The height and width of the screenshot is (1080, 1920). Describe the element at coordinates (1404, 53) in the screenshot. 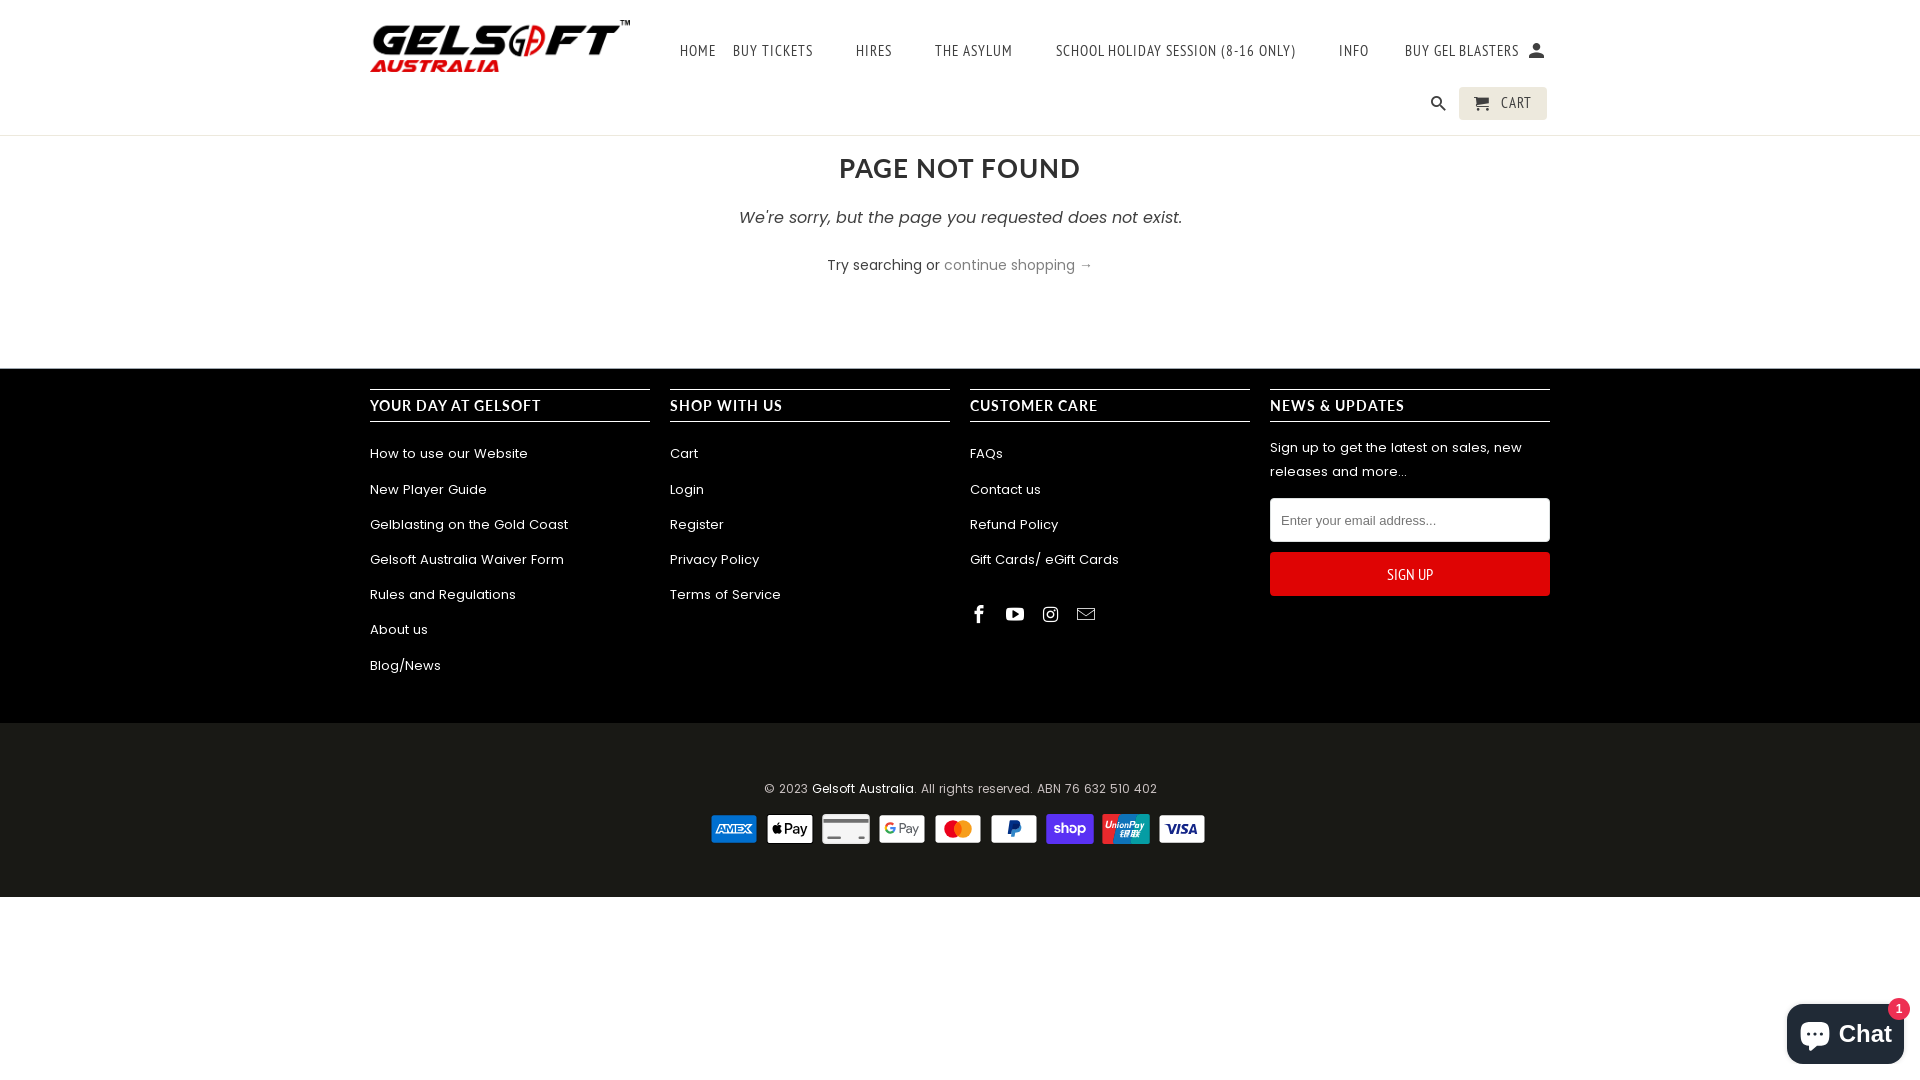

I see `'BUY GEL BLASTERS'` at that location.